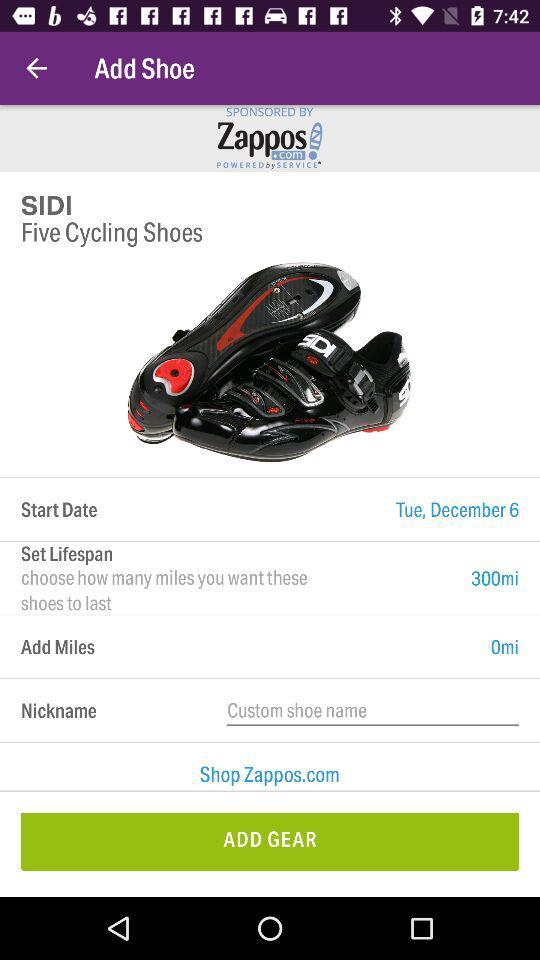  What do you see at coordinates (373, 710) in the screenshot?
I see `nickname textbox` at bounding box center [373, 710].